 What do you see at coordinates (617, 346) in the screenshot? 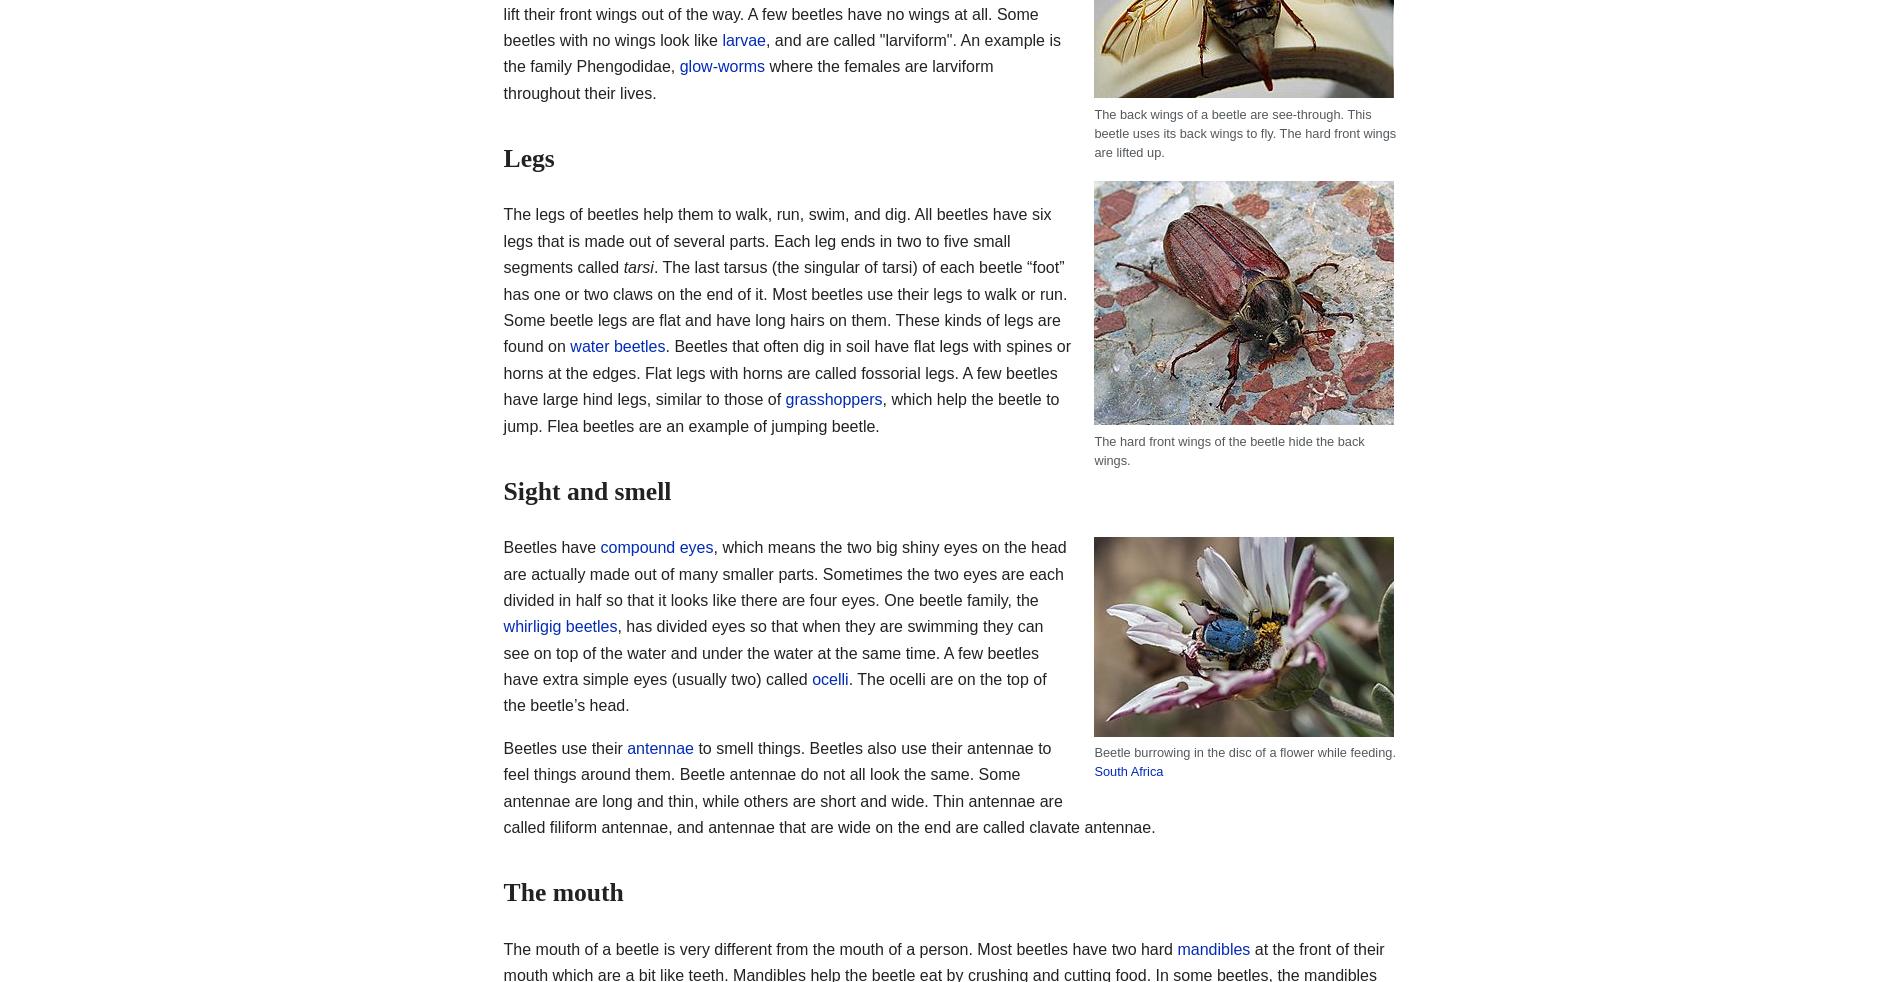
I see `'water beetles'` at bounding box center [617, 346].